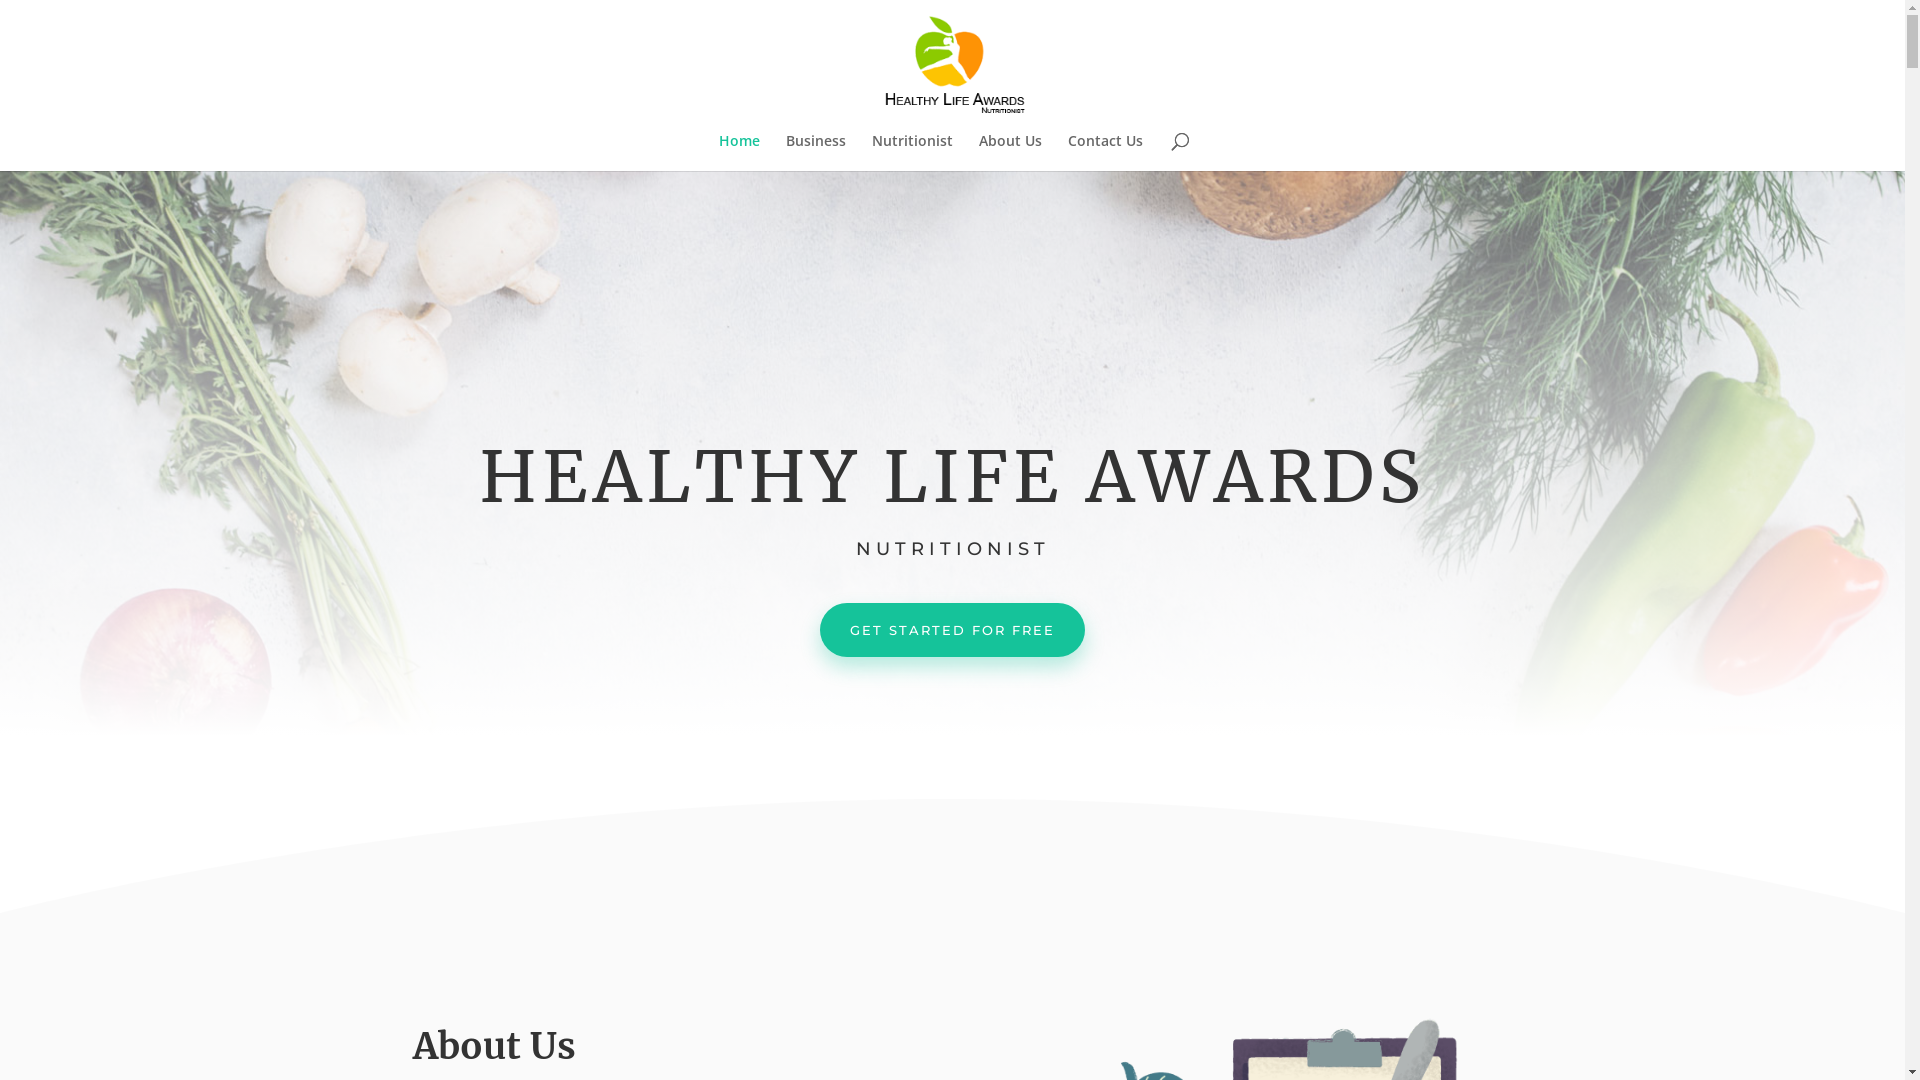 This screenshot has height=1080, width=1920. What do you see at coordinates (737, 151) in the screenshot?
I see `'Home'` at bounding box center [737, 151].